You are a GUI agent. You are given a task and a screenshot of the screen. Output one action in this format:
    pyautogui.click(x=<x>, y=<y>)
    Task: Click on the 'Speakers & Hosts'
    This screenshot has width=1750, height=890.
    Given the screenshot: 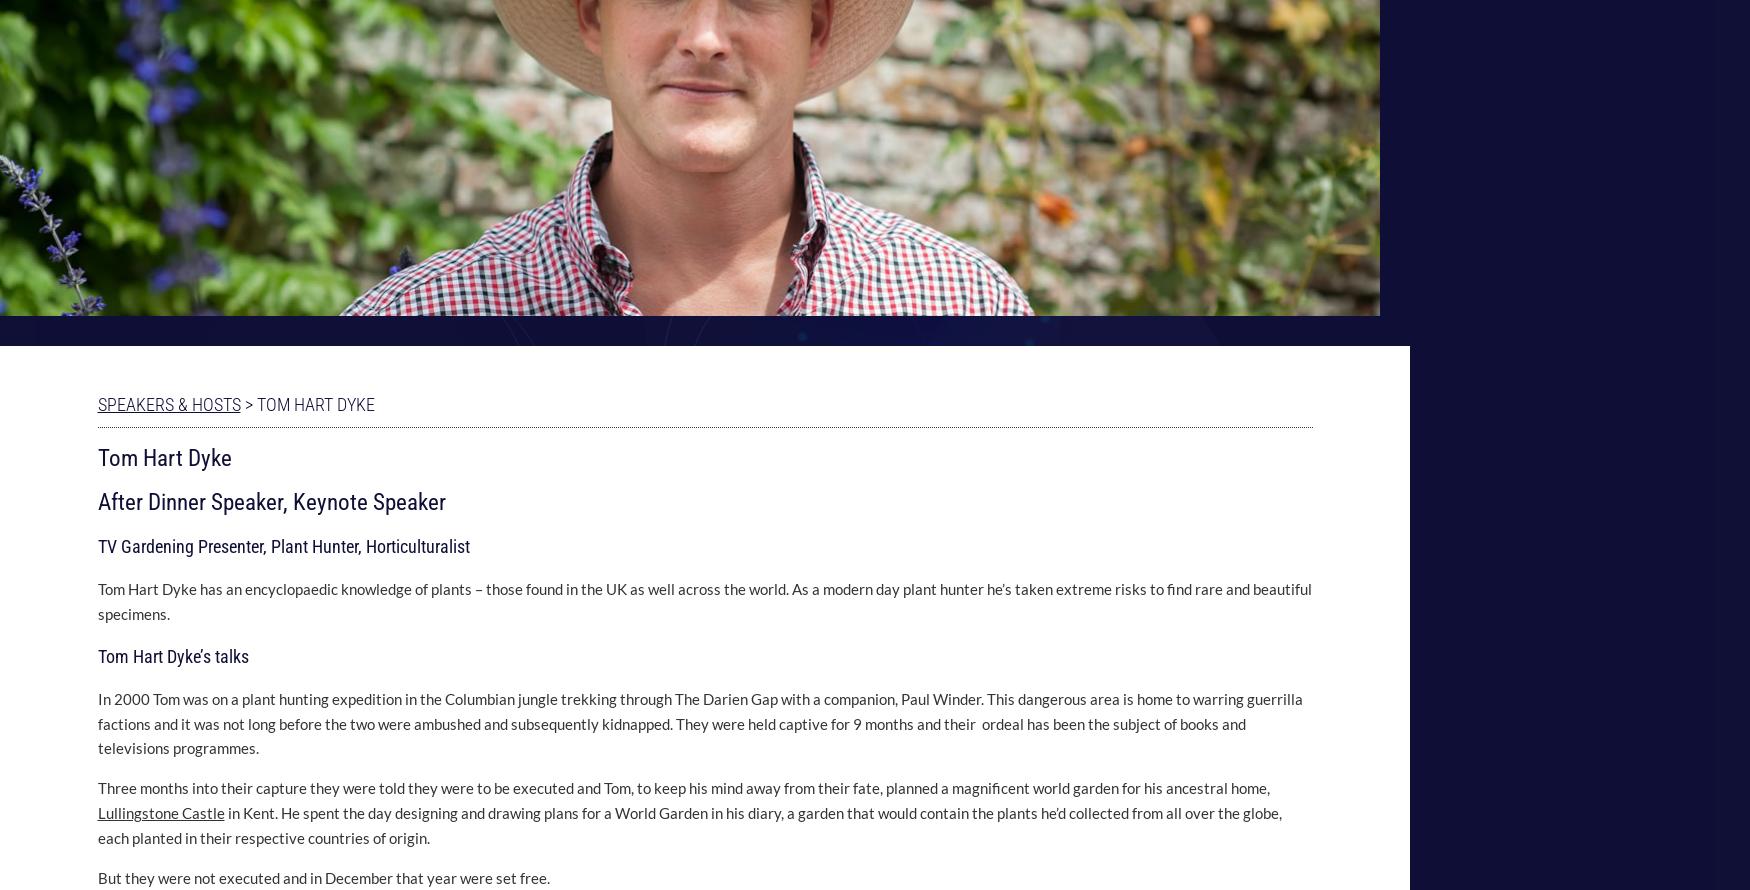 What is the action you would take?
    pyautogui.click(x=167, y=402)
    